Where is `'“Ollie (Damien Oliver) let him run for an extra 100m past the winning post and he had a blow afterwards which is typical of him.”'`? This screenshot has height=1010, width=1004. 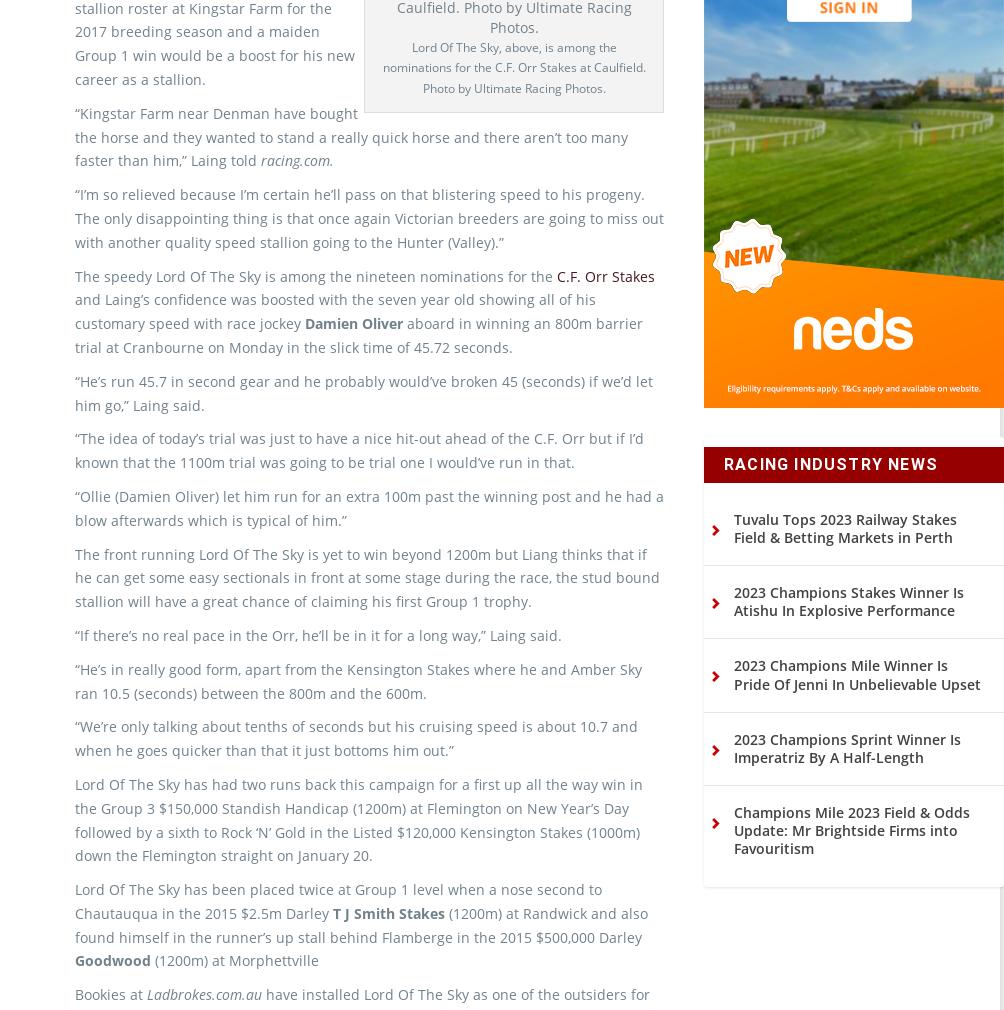 '“Ollie (Damien Oliver) let him run for an extra 100m past the winning post and he had a blow afterwards which is typical of him.”' is located at coordinates (369, 541).